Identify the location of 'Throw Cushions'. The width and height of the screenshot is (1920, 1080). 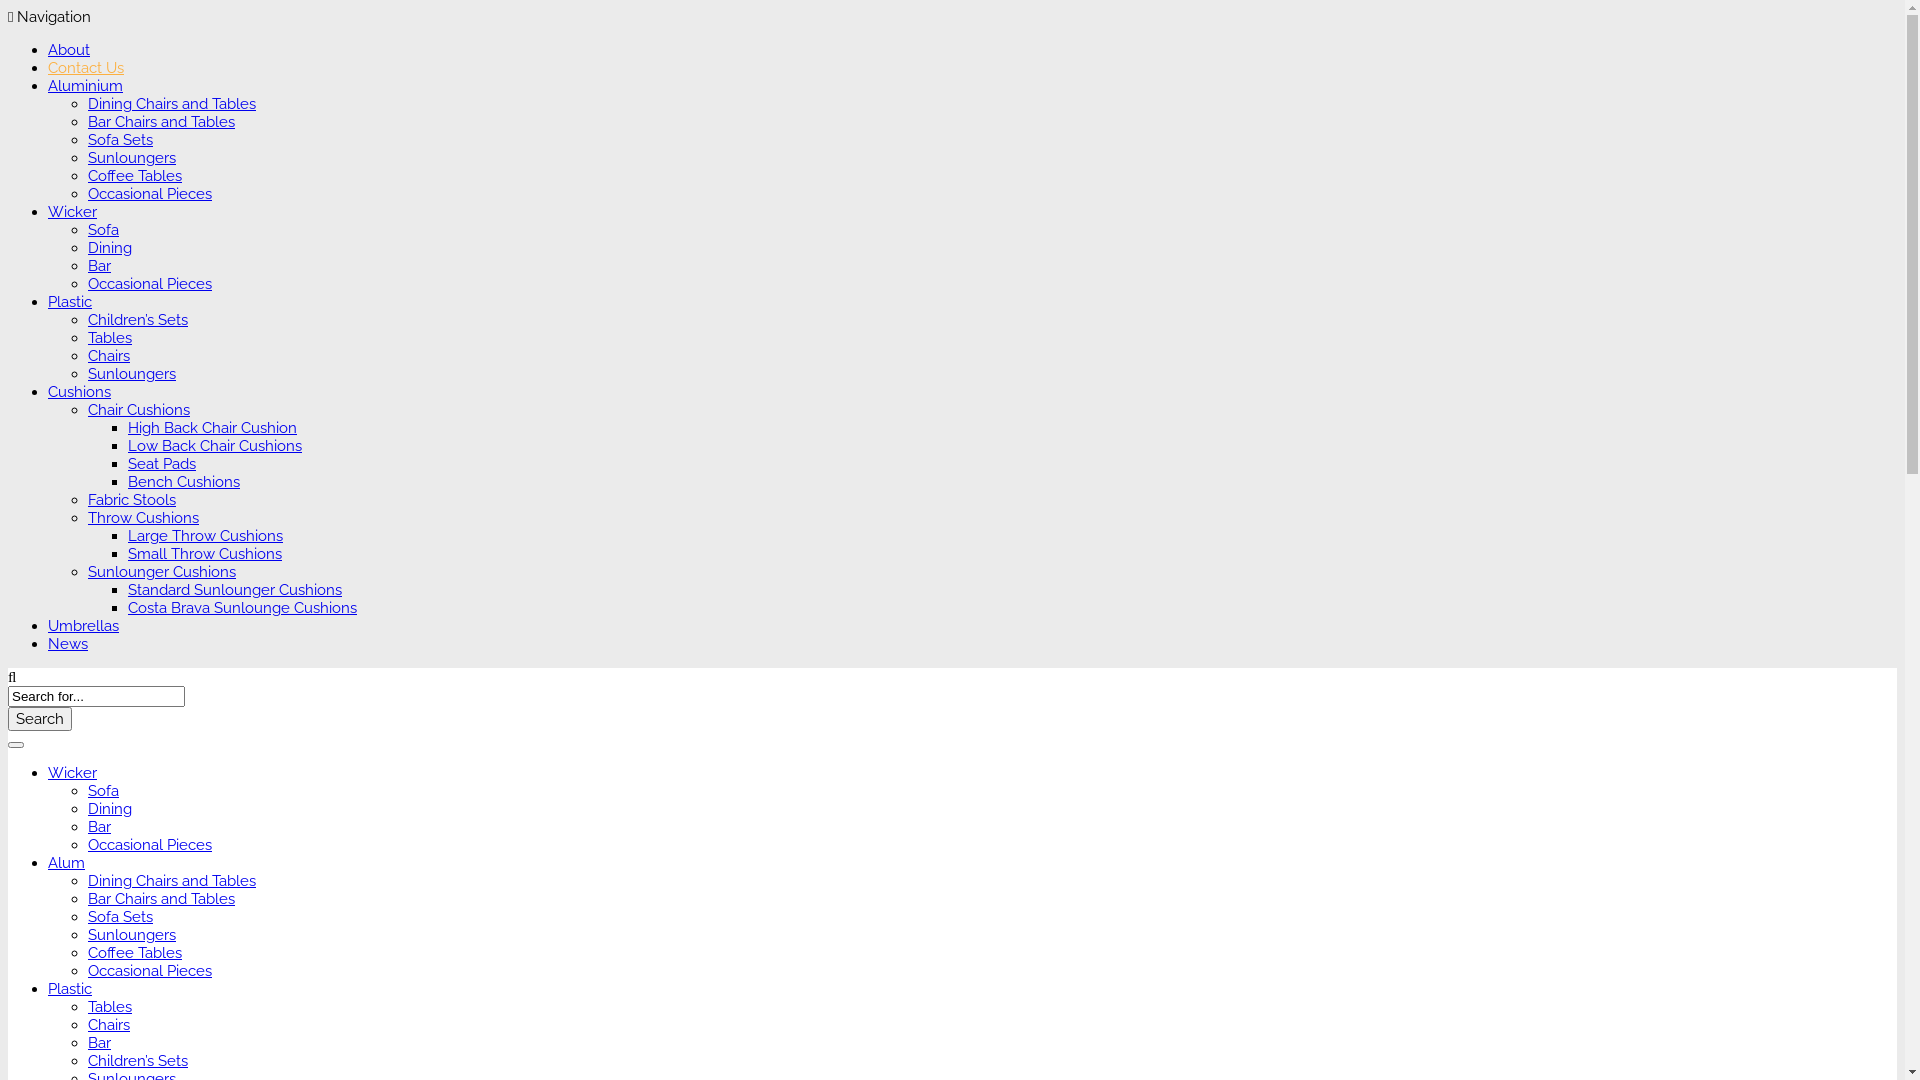
(142, 516).